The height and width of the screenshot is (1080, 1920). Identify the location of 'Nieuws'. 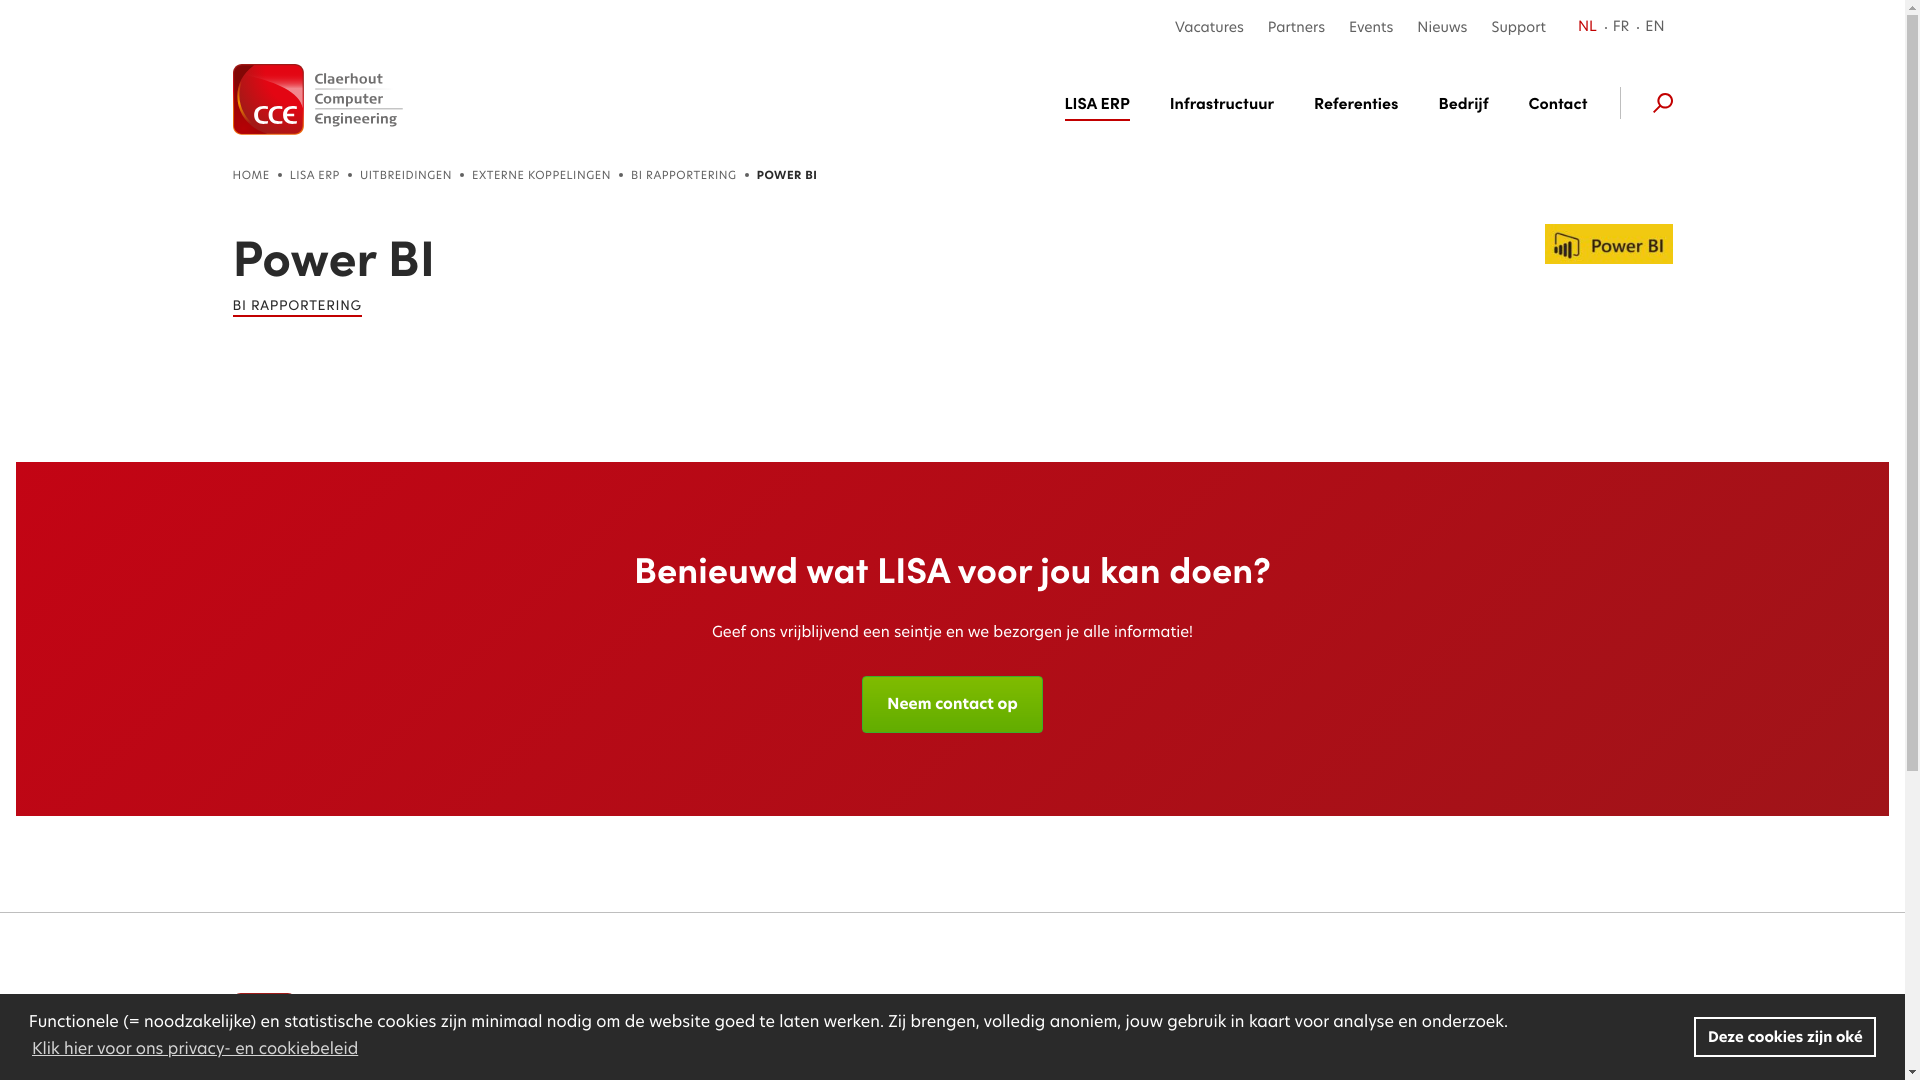
(1441, 27).